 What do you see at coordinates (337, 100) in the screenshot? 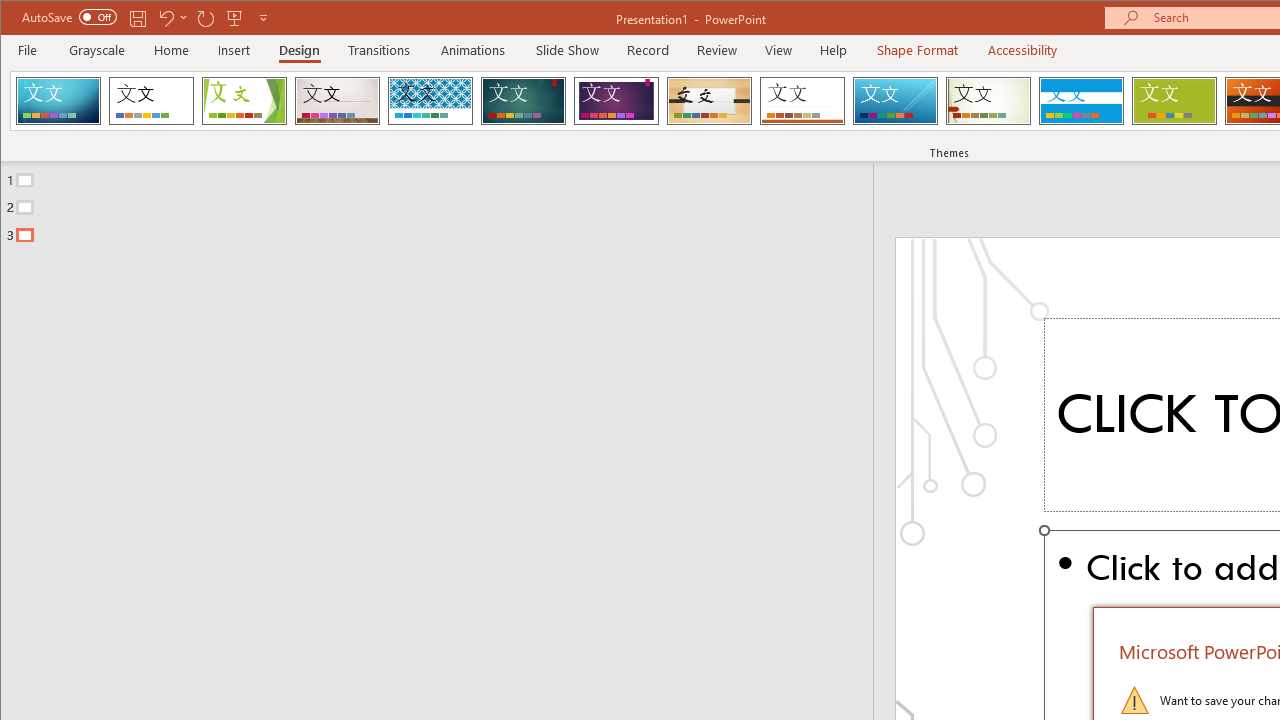
I see `'Gallery'` at bounding box center [337, 100].